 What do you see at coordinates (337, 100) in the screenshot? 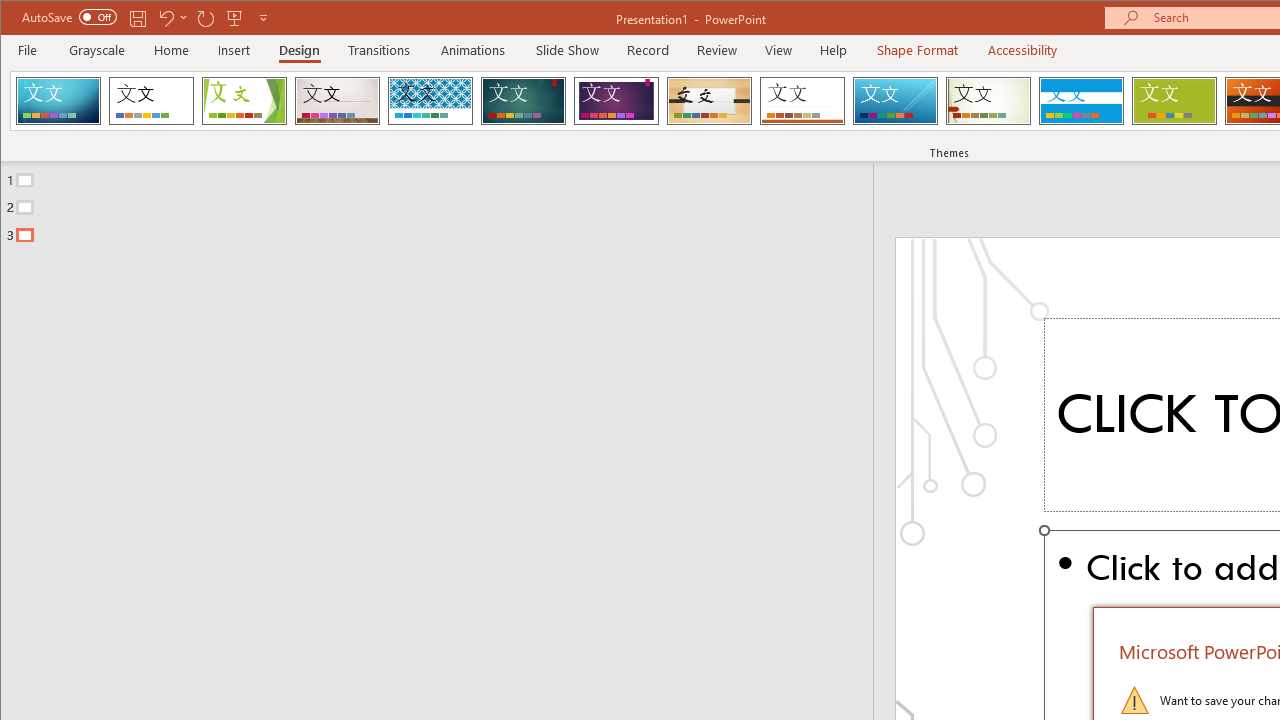
I see `'Gallery'` at bounding box center [337, 100].